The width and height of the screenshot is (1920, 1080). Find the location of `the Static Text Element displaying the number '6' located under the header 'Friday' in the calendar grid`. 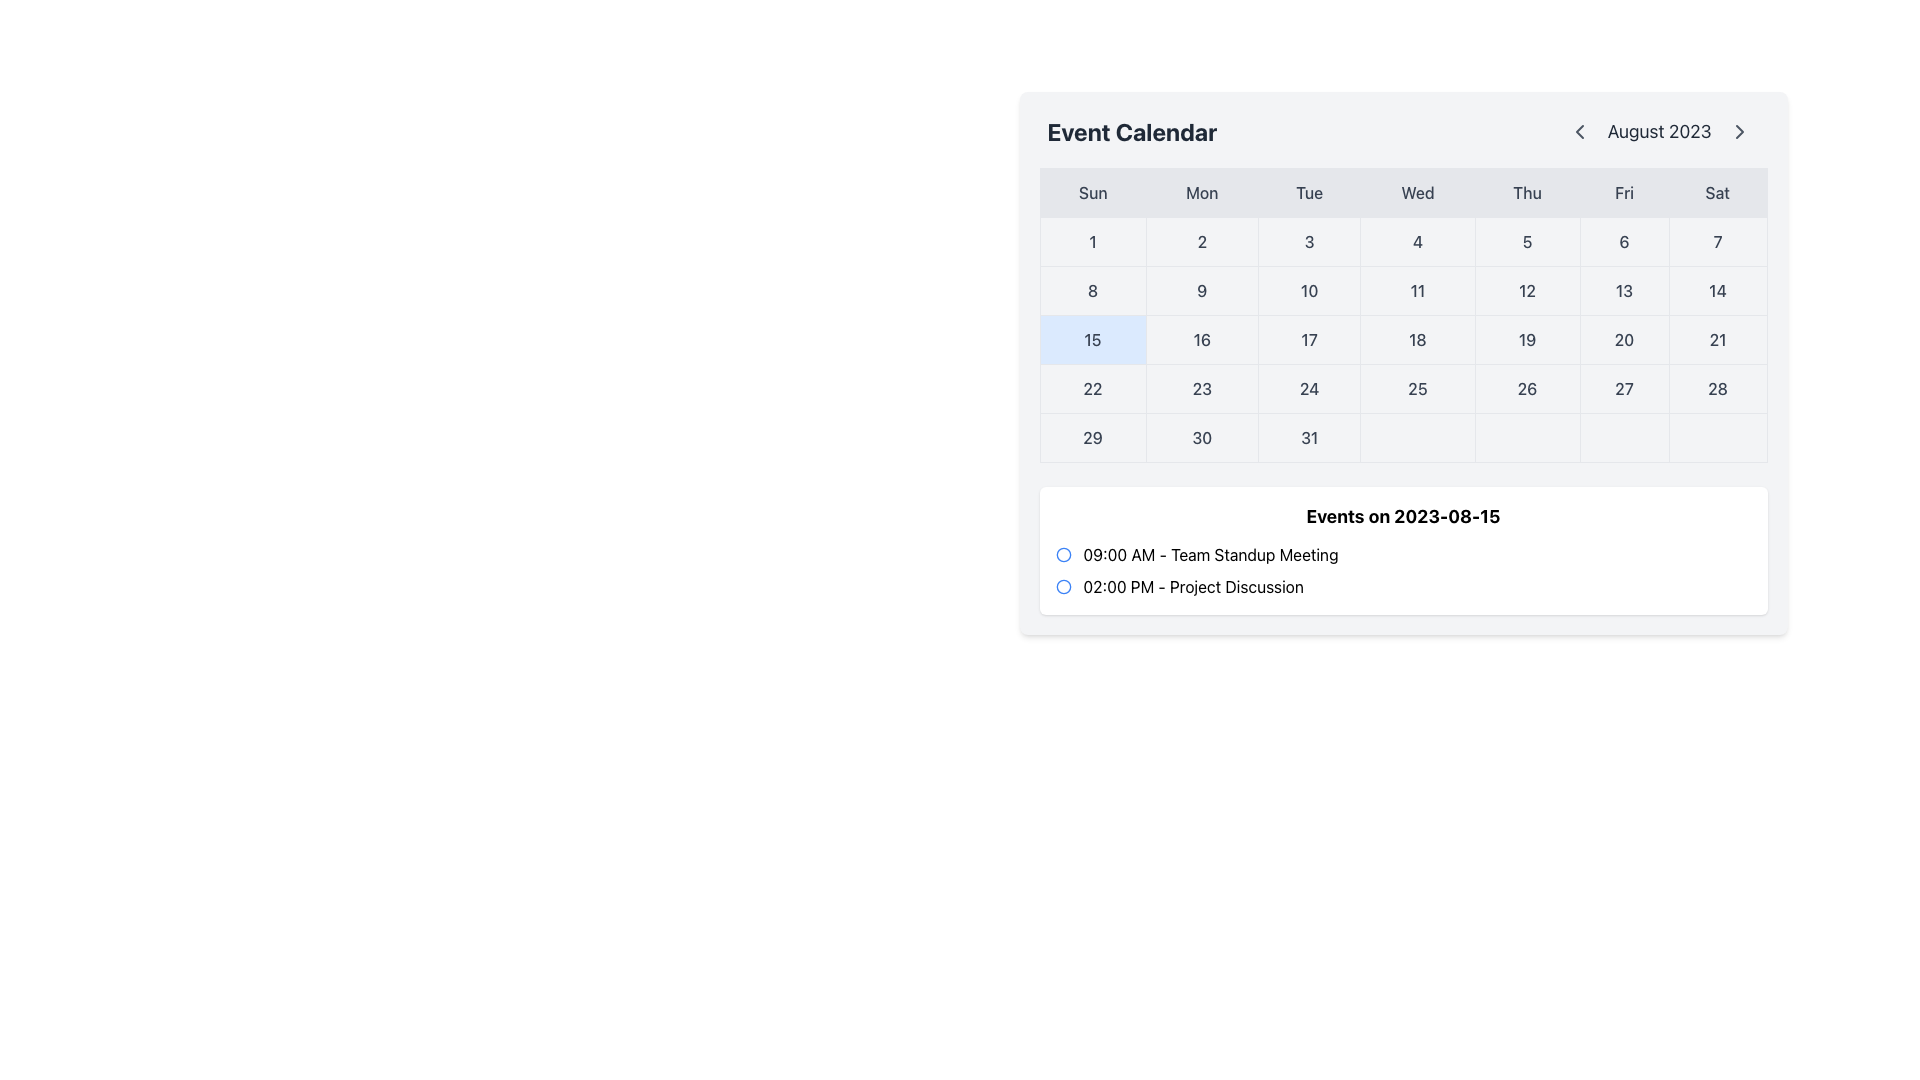

the Static Text Element displaying the number '6' located under the header 'Friday' in the calendar grid is located at coordinates (1624, 241).